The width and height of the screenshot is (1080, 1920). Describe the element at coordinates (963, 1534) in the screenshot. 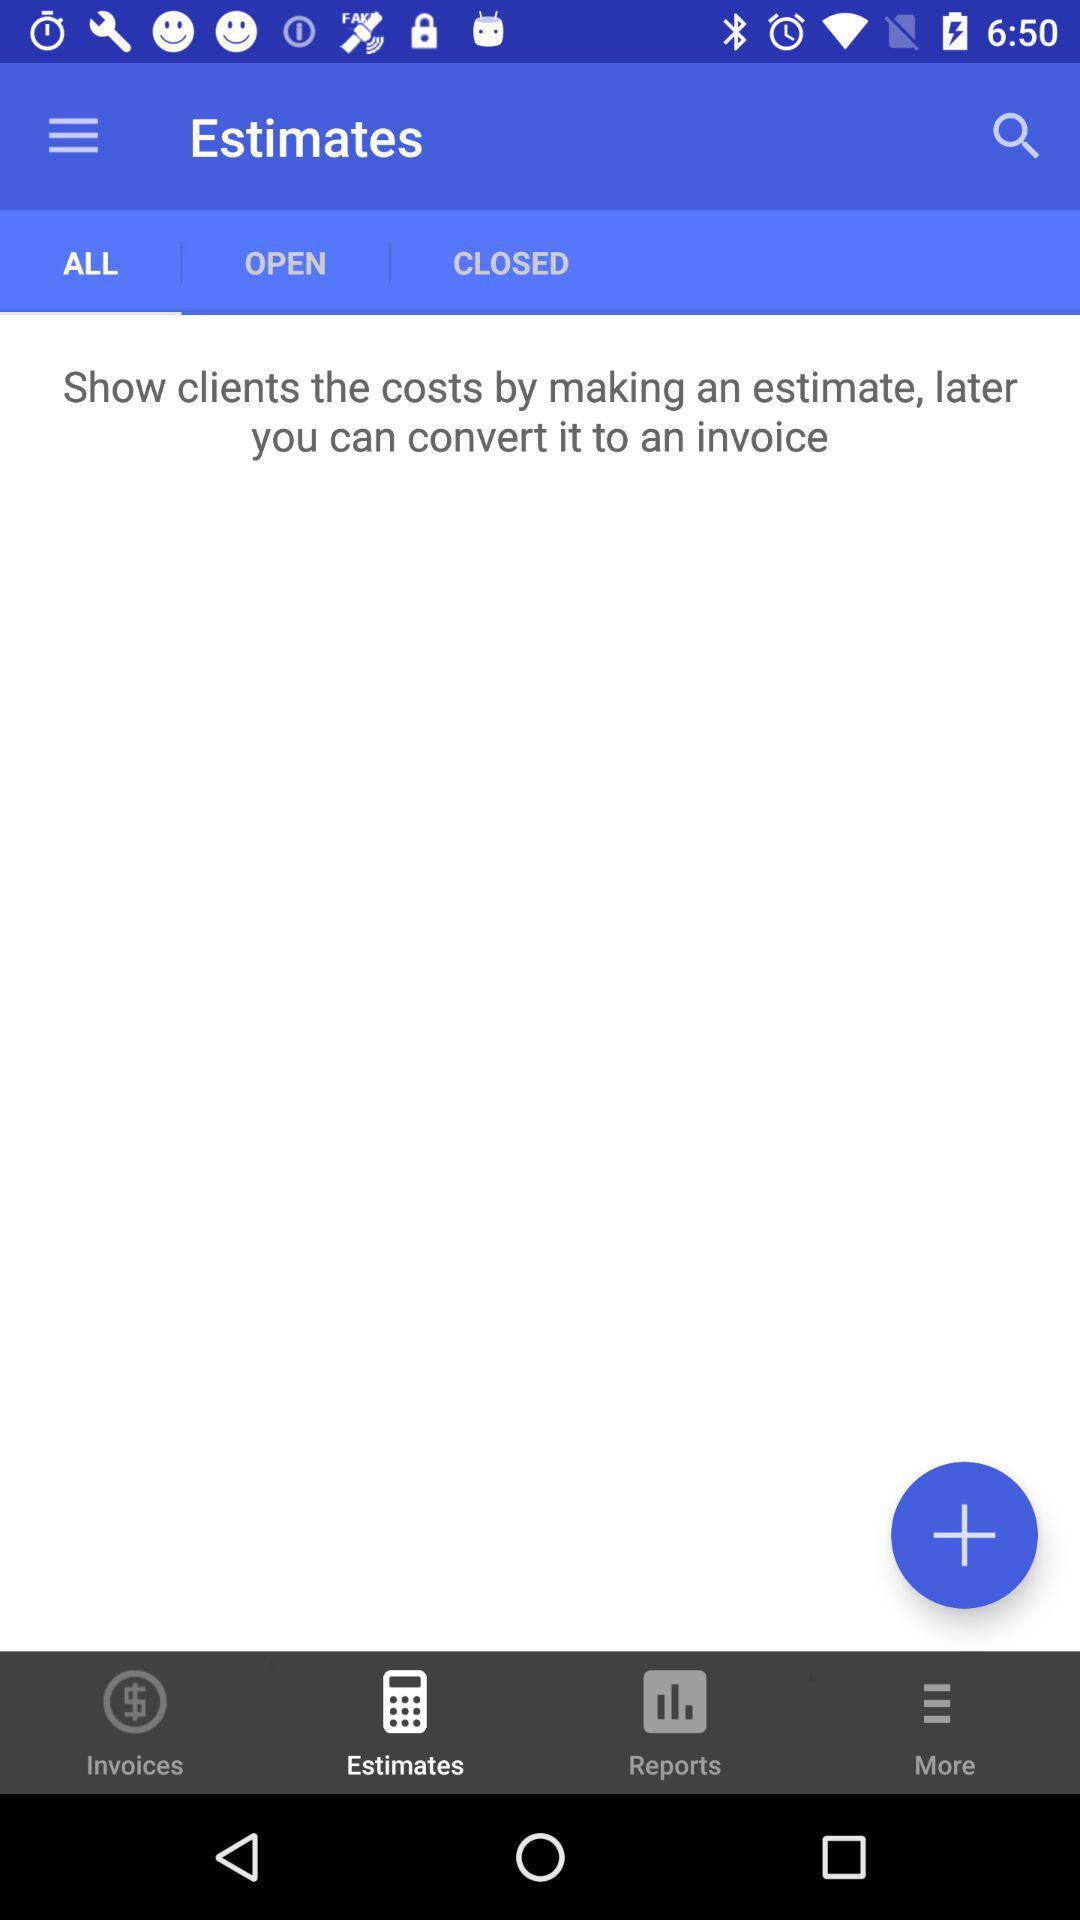

I see `the add icon` at that location.